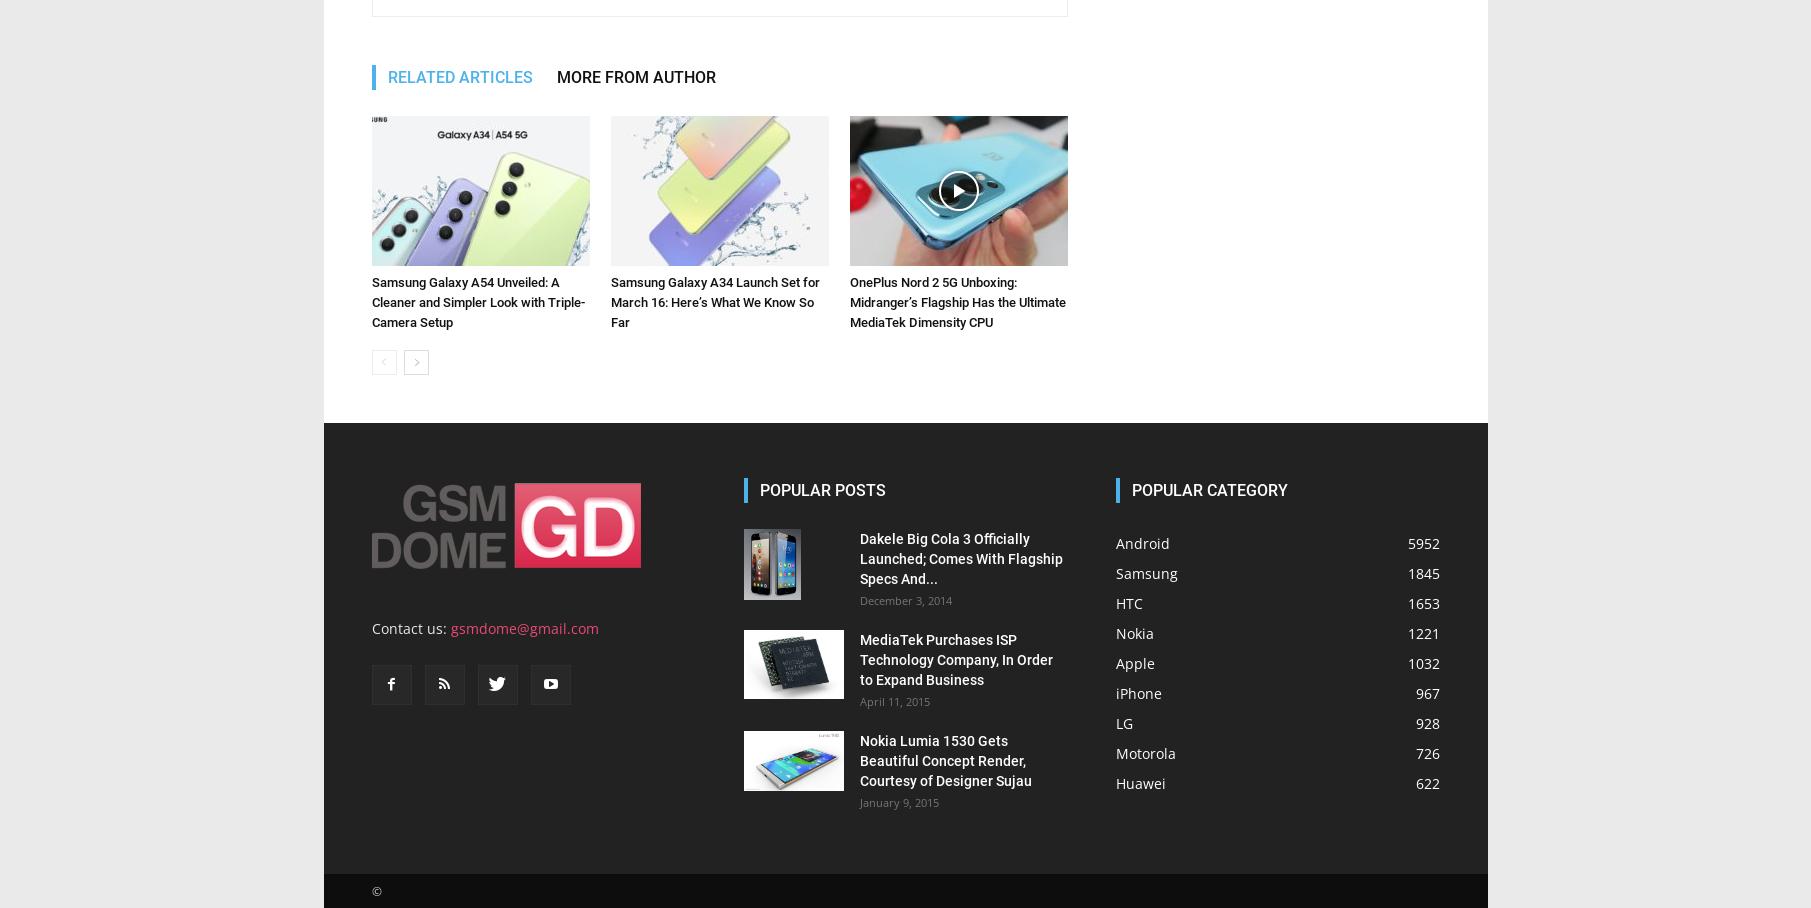  I want to click on 'POPULAR POSTS', so click(822, 489).